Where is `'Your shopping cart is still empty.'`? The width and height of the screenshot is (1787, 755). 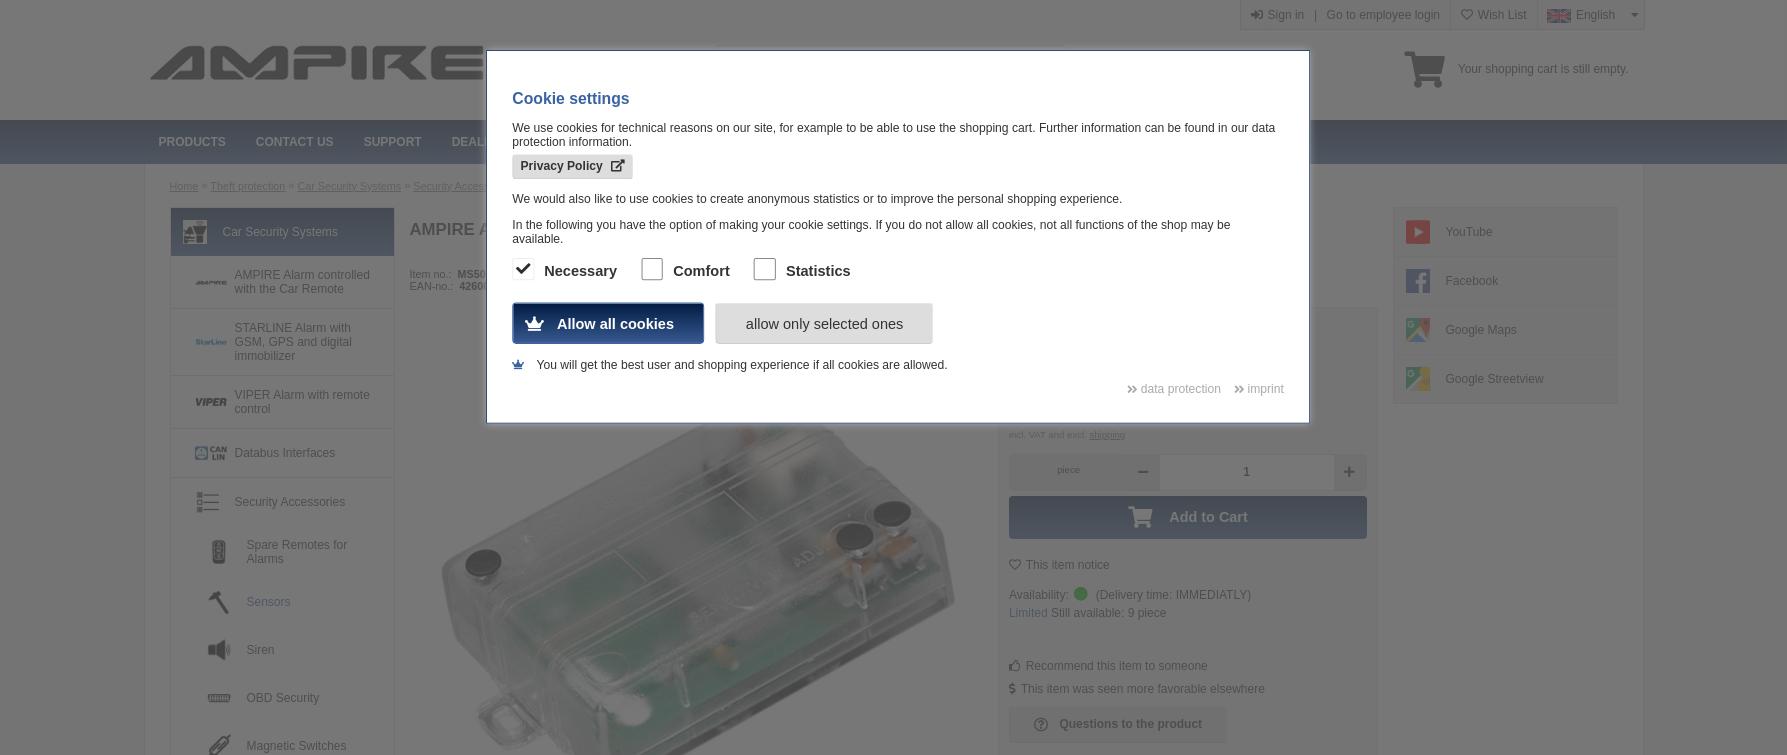
'Your shopping cart is still empty.' is located at coordinates (1542, 69).